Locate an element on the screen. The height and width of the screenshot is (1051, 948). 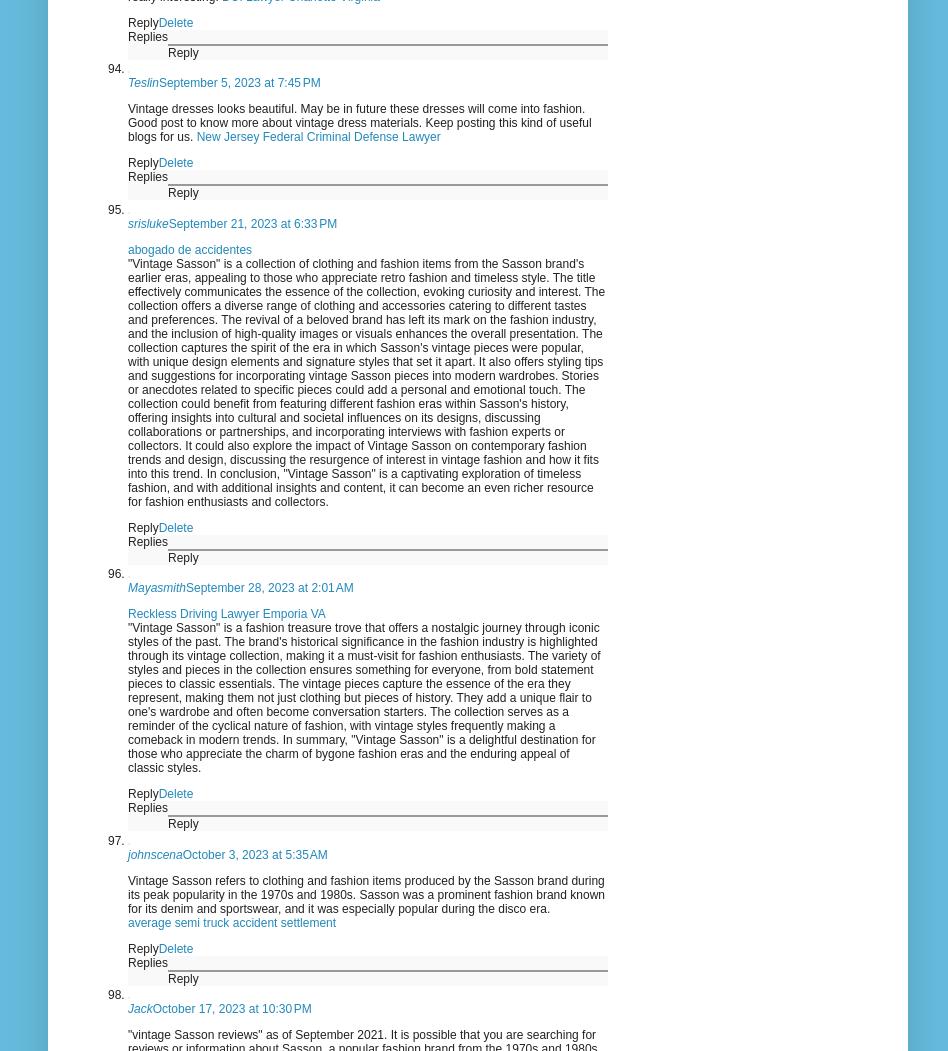
'Teslin' is located at coordinates (141, 83).